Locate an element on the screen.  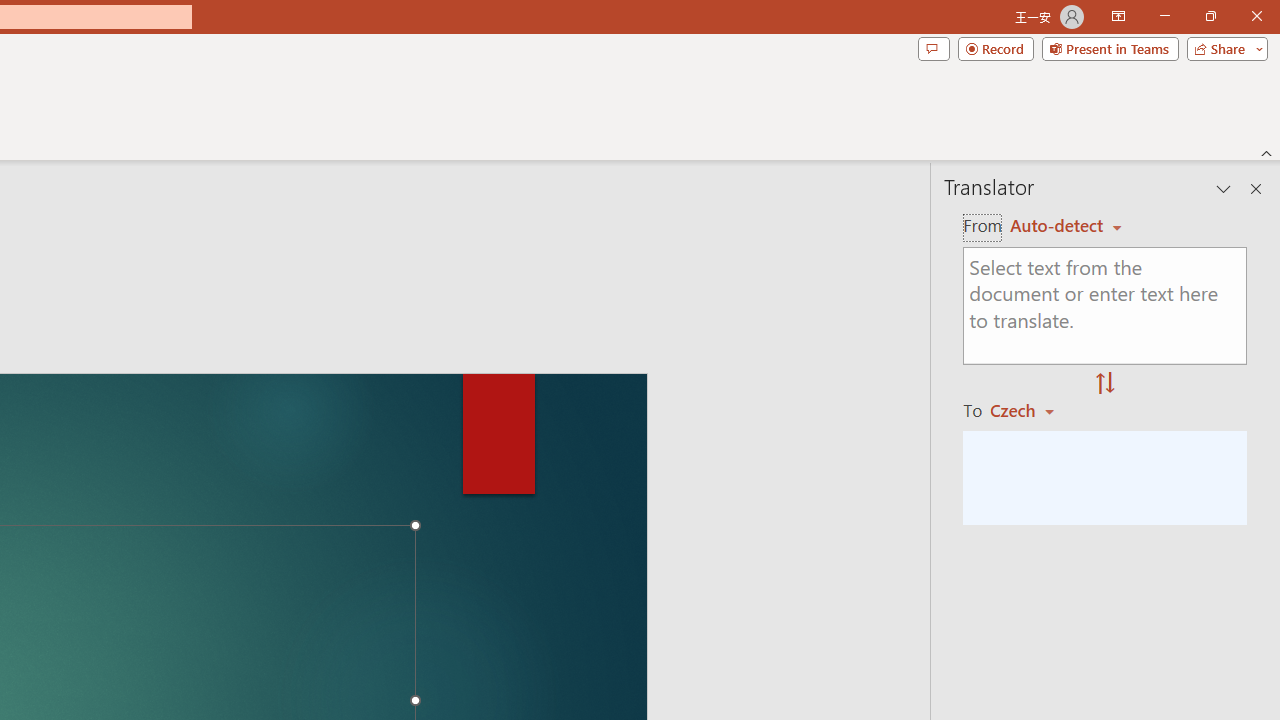
'Present in Teams' is located at coordinates (1109, 47).